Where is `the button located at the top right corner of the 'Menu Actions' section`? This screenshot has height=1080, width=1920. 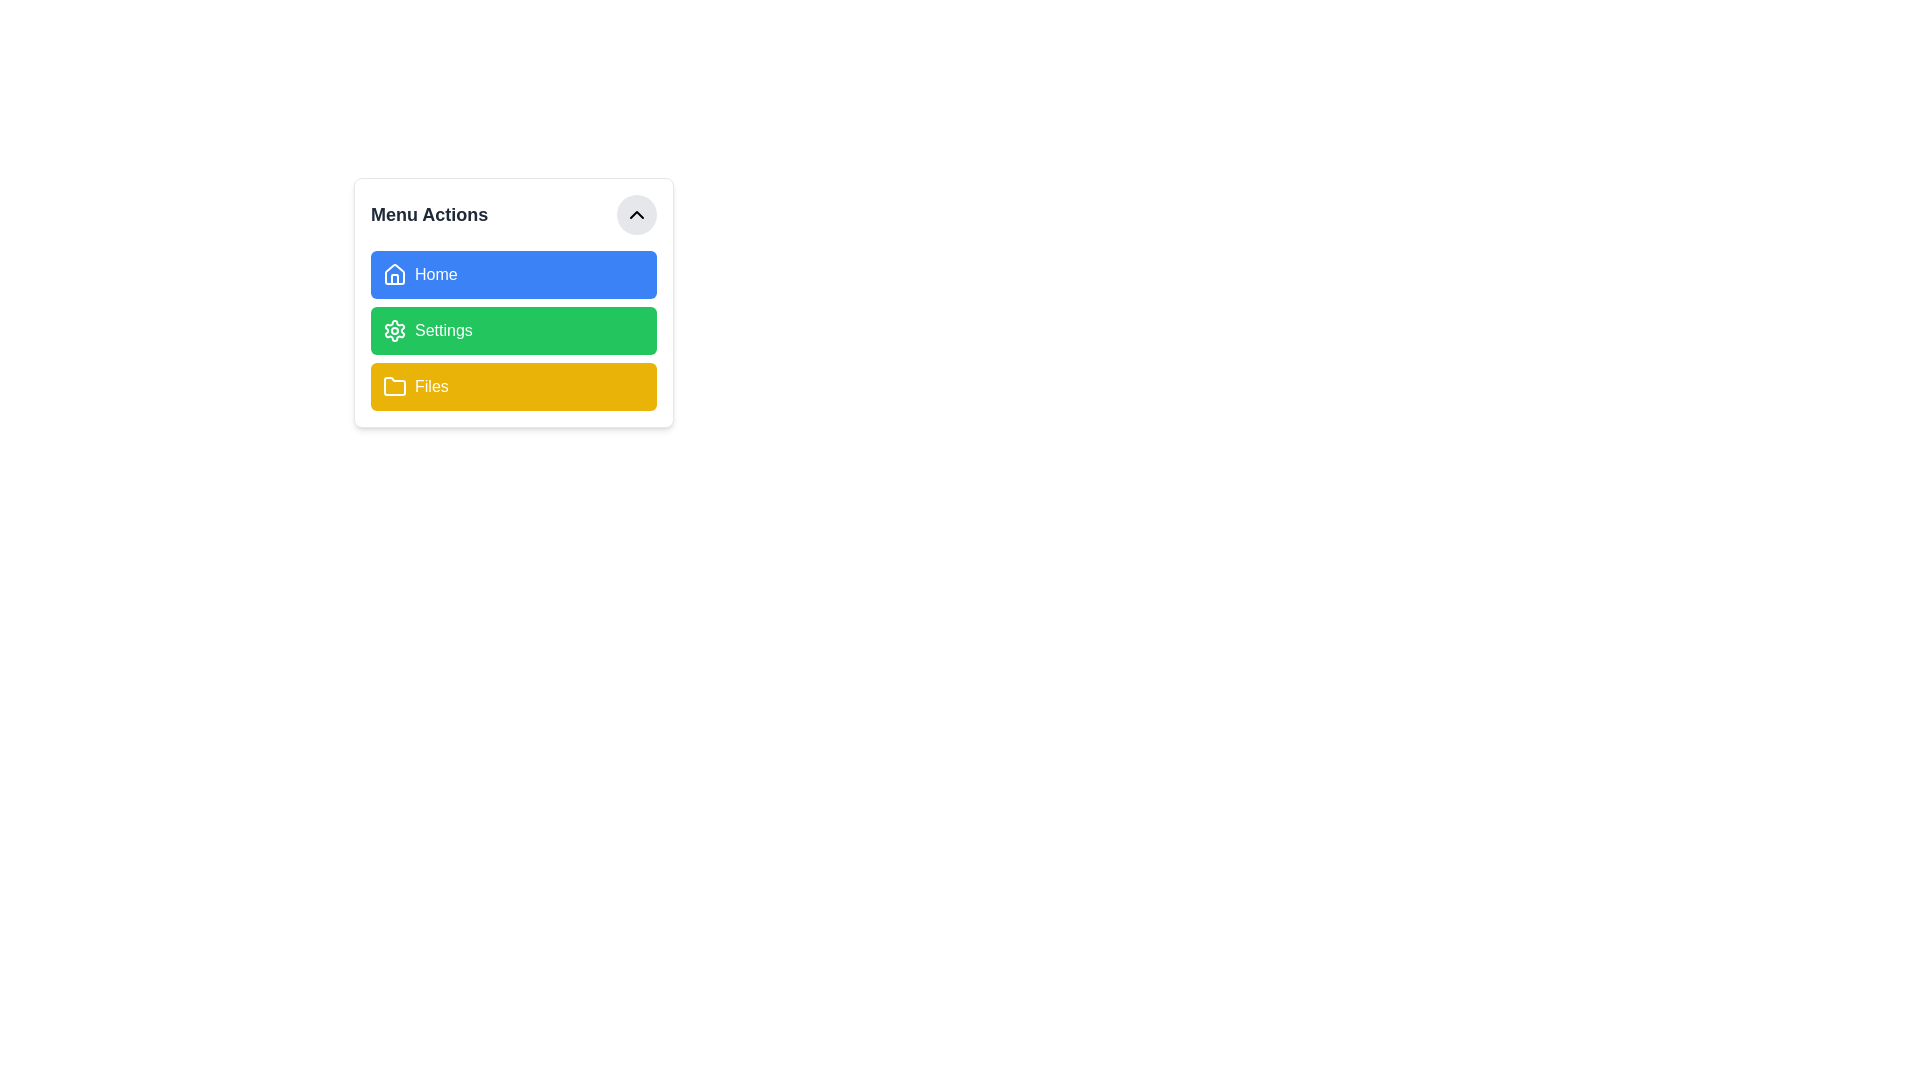 the button located at the top right corner of the 'Menu Actions' section is located at coordinates (636, 215).